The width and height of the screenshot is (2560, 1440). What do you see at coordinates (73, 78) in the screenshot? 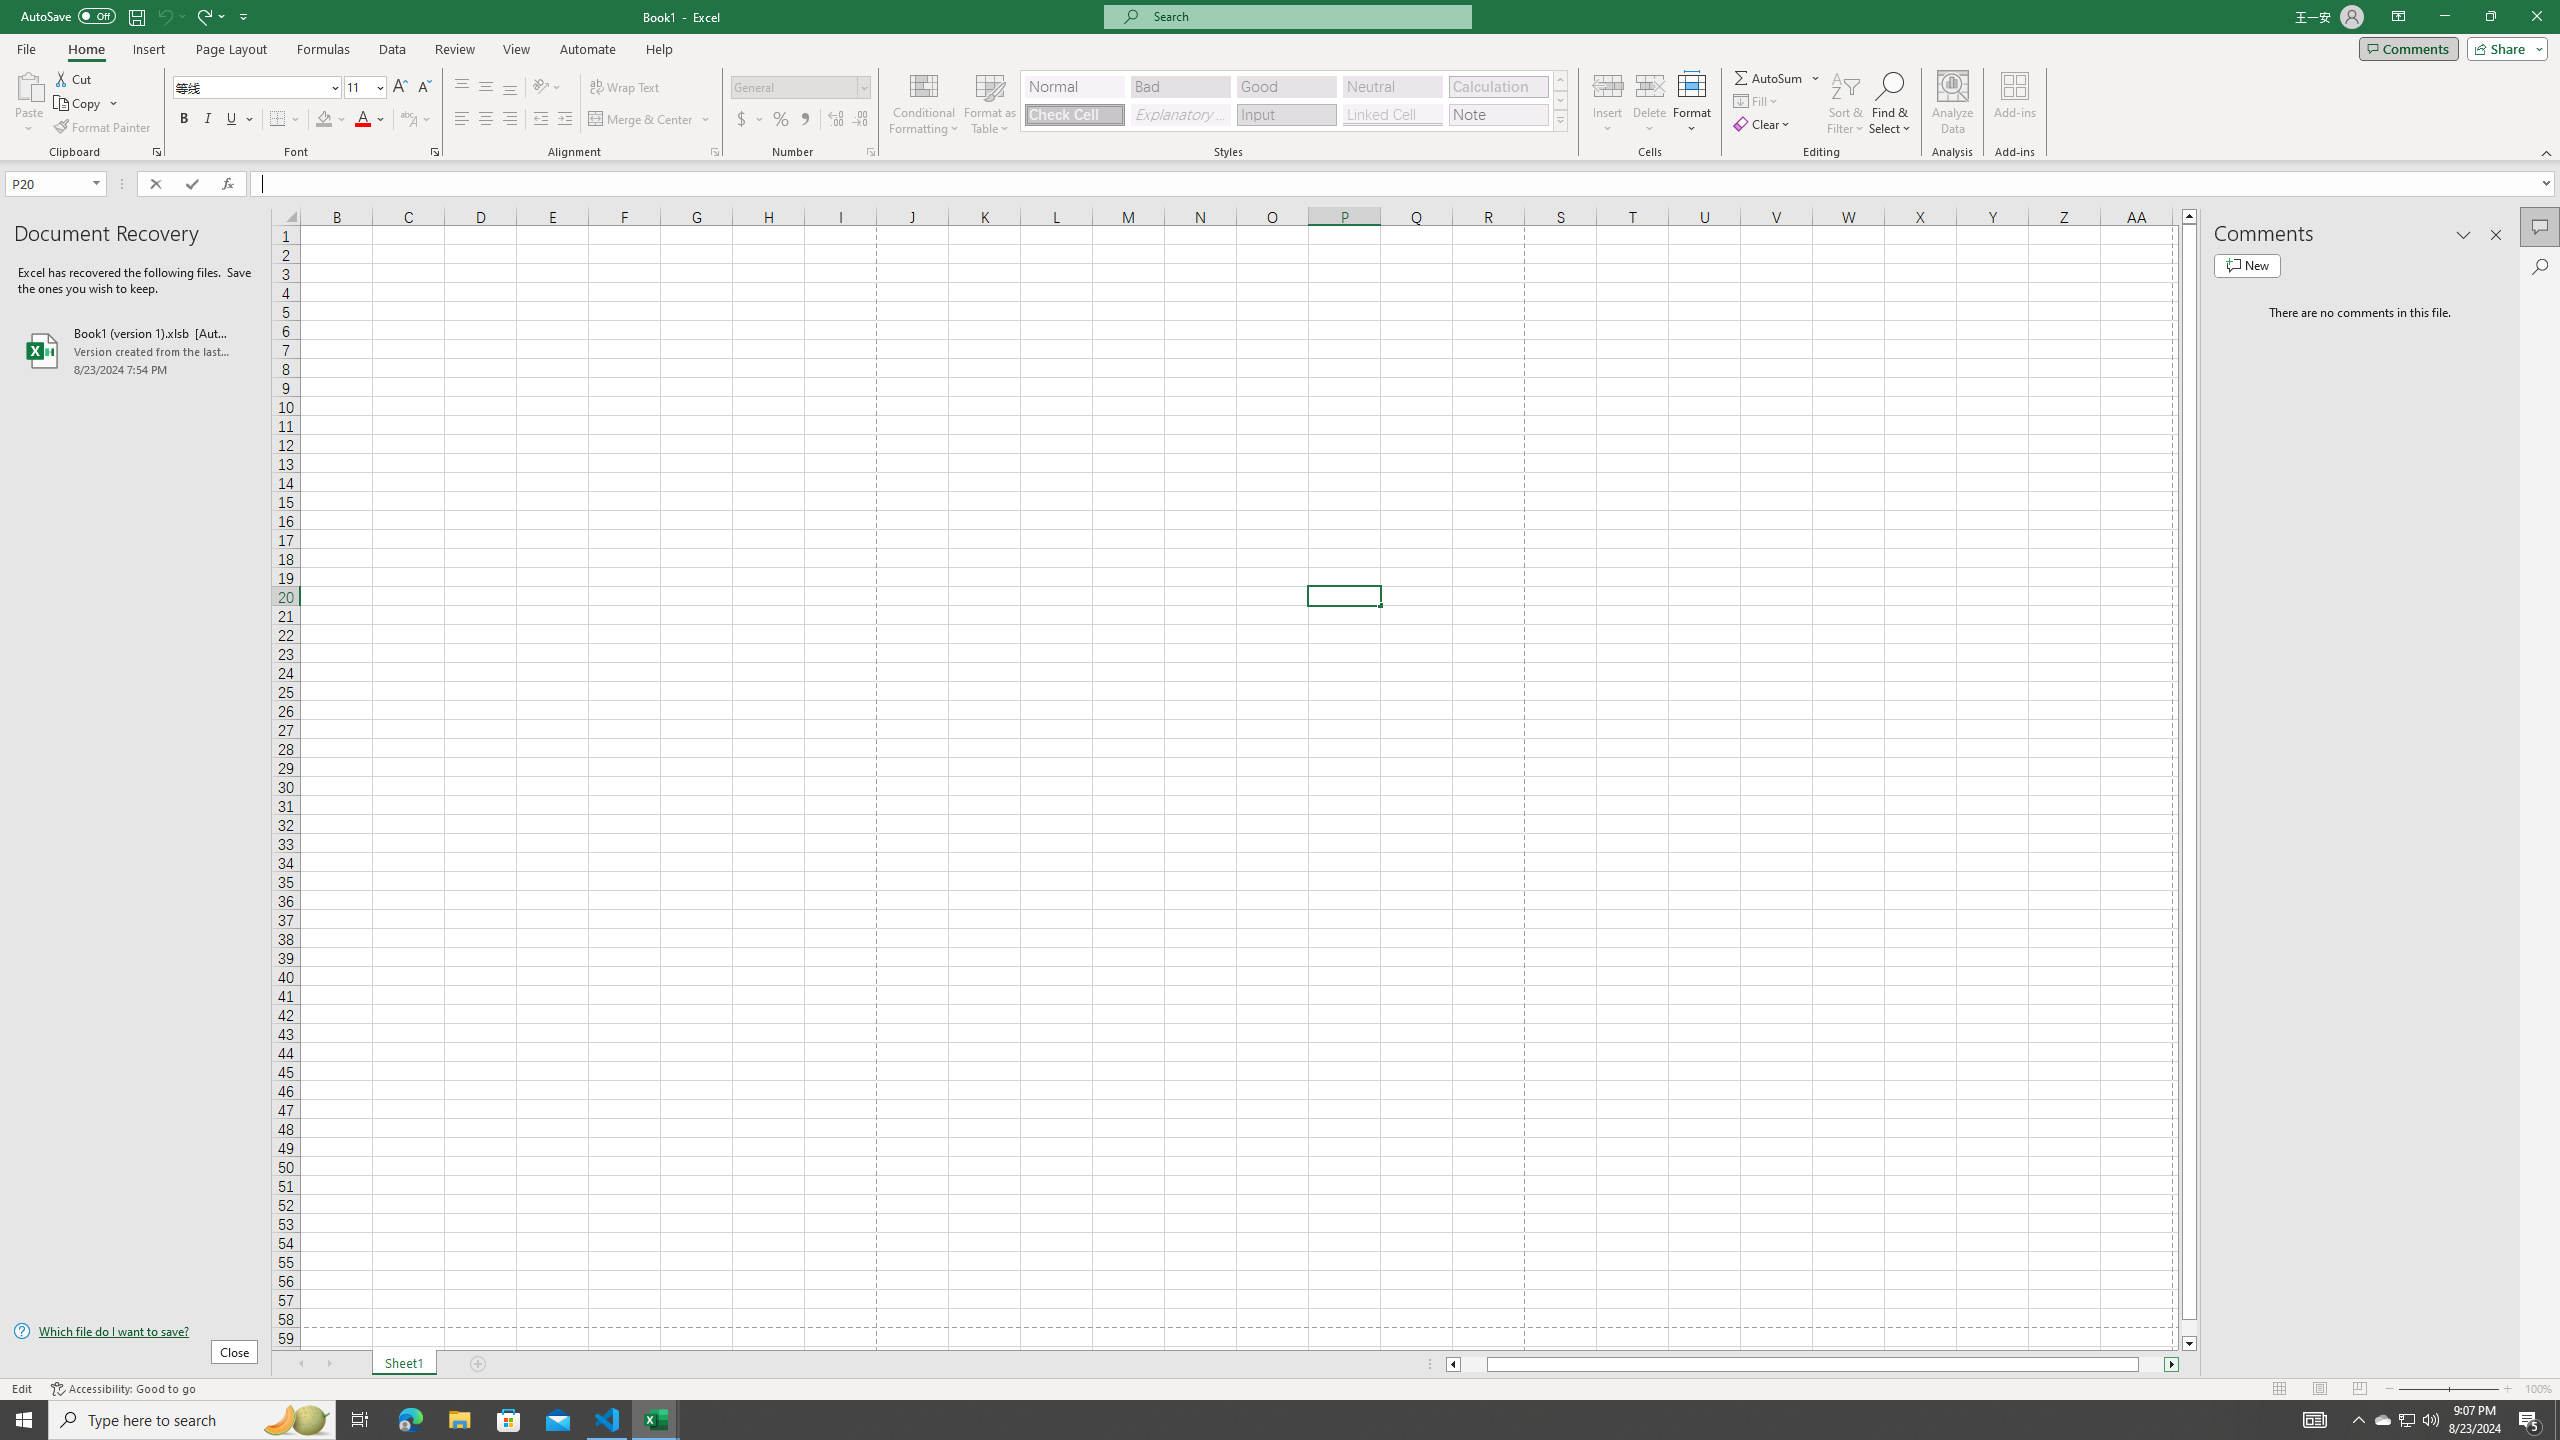
I see `'Cut'` at bounding box center [73, 78].